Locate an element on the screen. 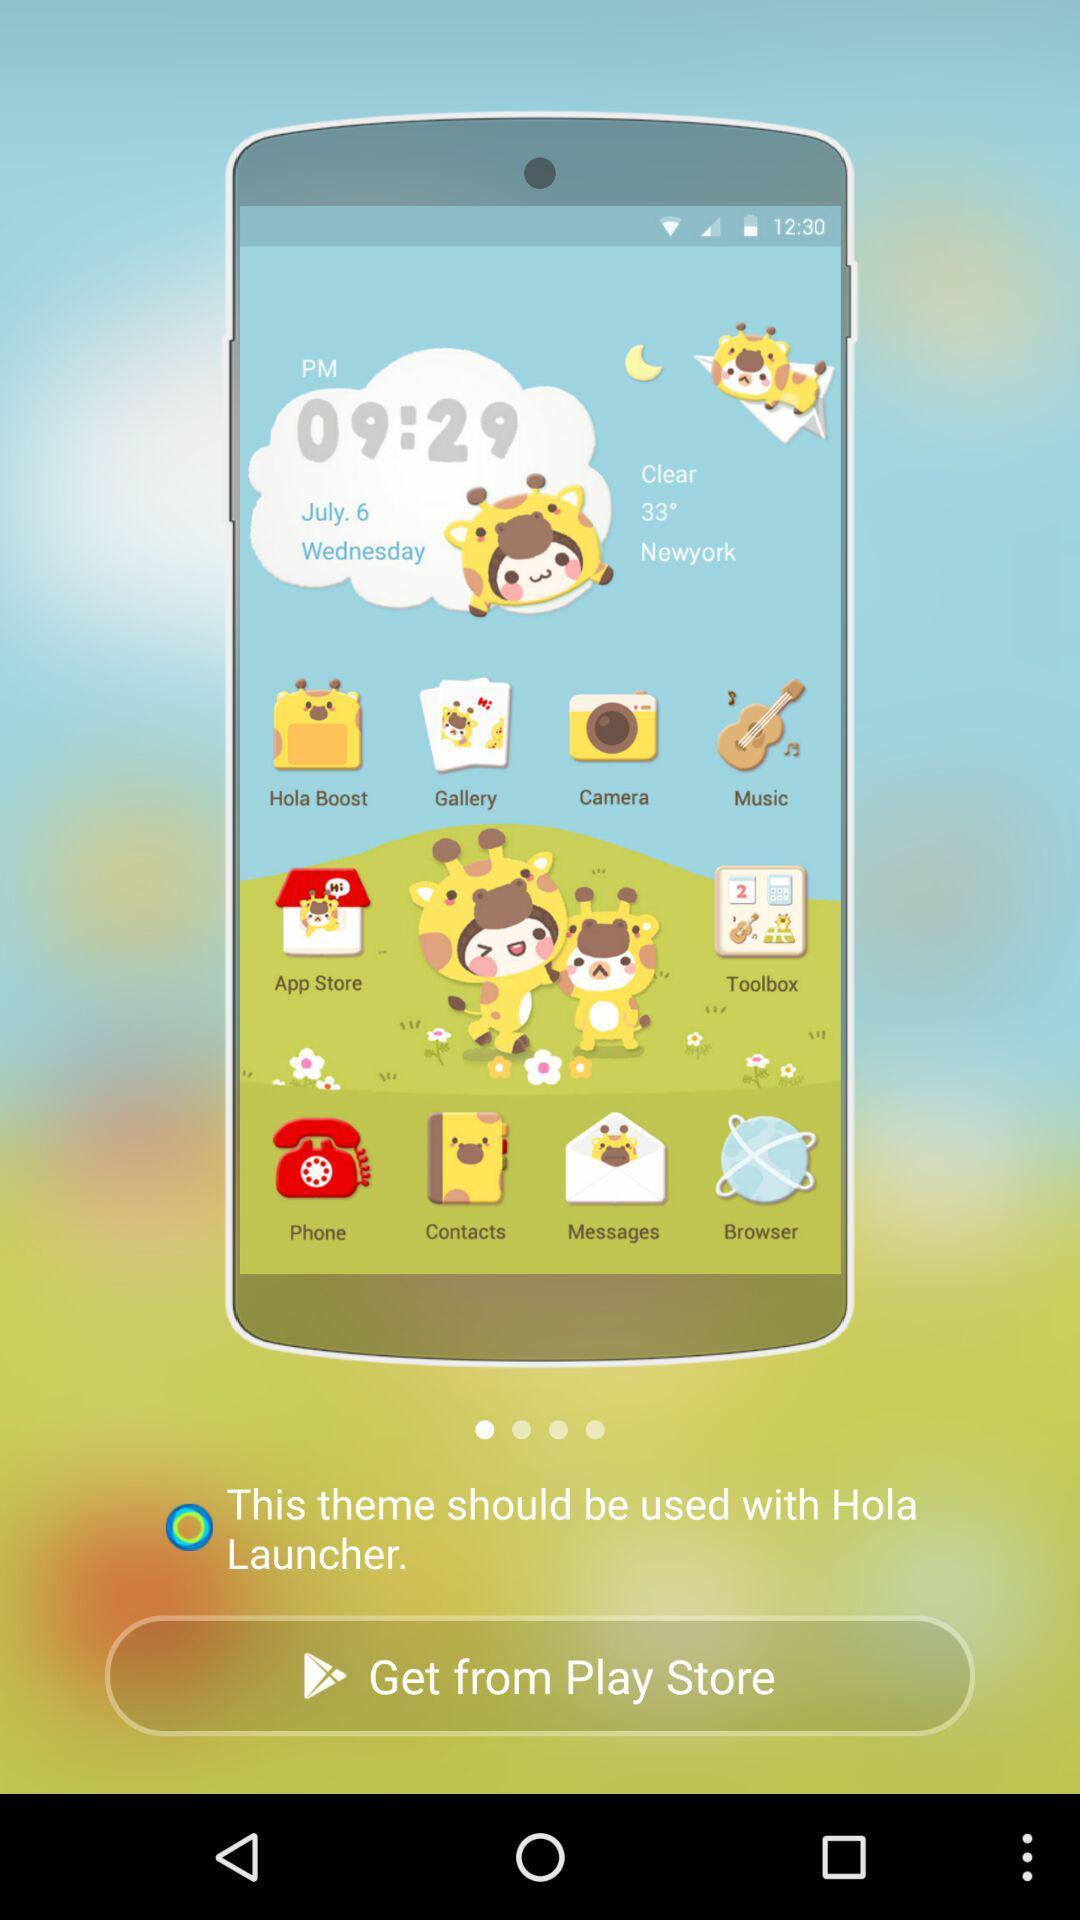 This screenshot has height=1920, width=1080. icon above this theme should icon is located at coordinates (558, 1428).